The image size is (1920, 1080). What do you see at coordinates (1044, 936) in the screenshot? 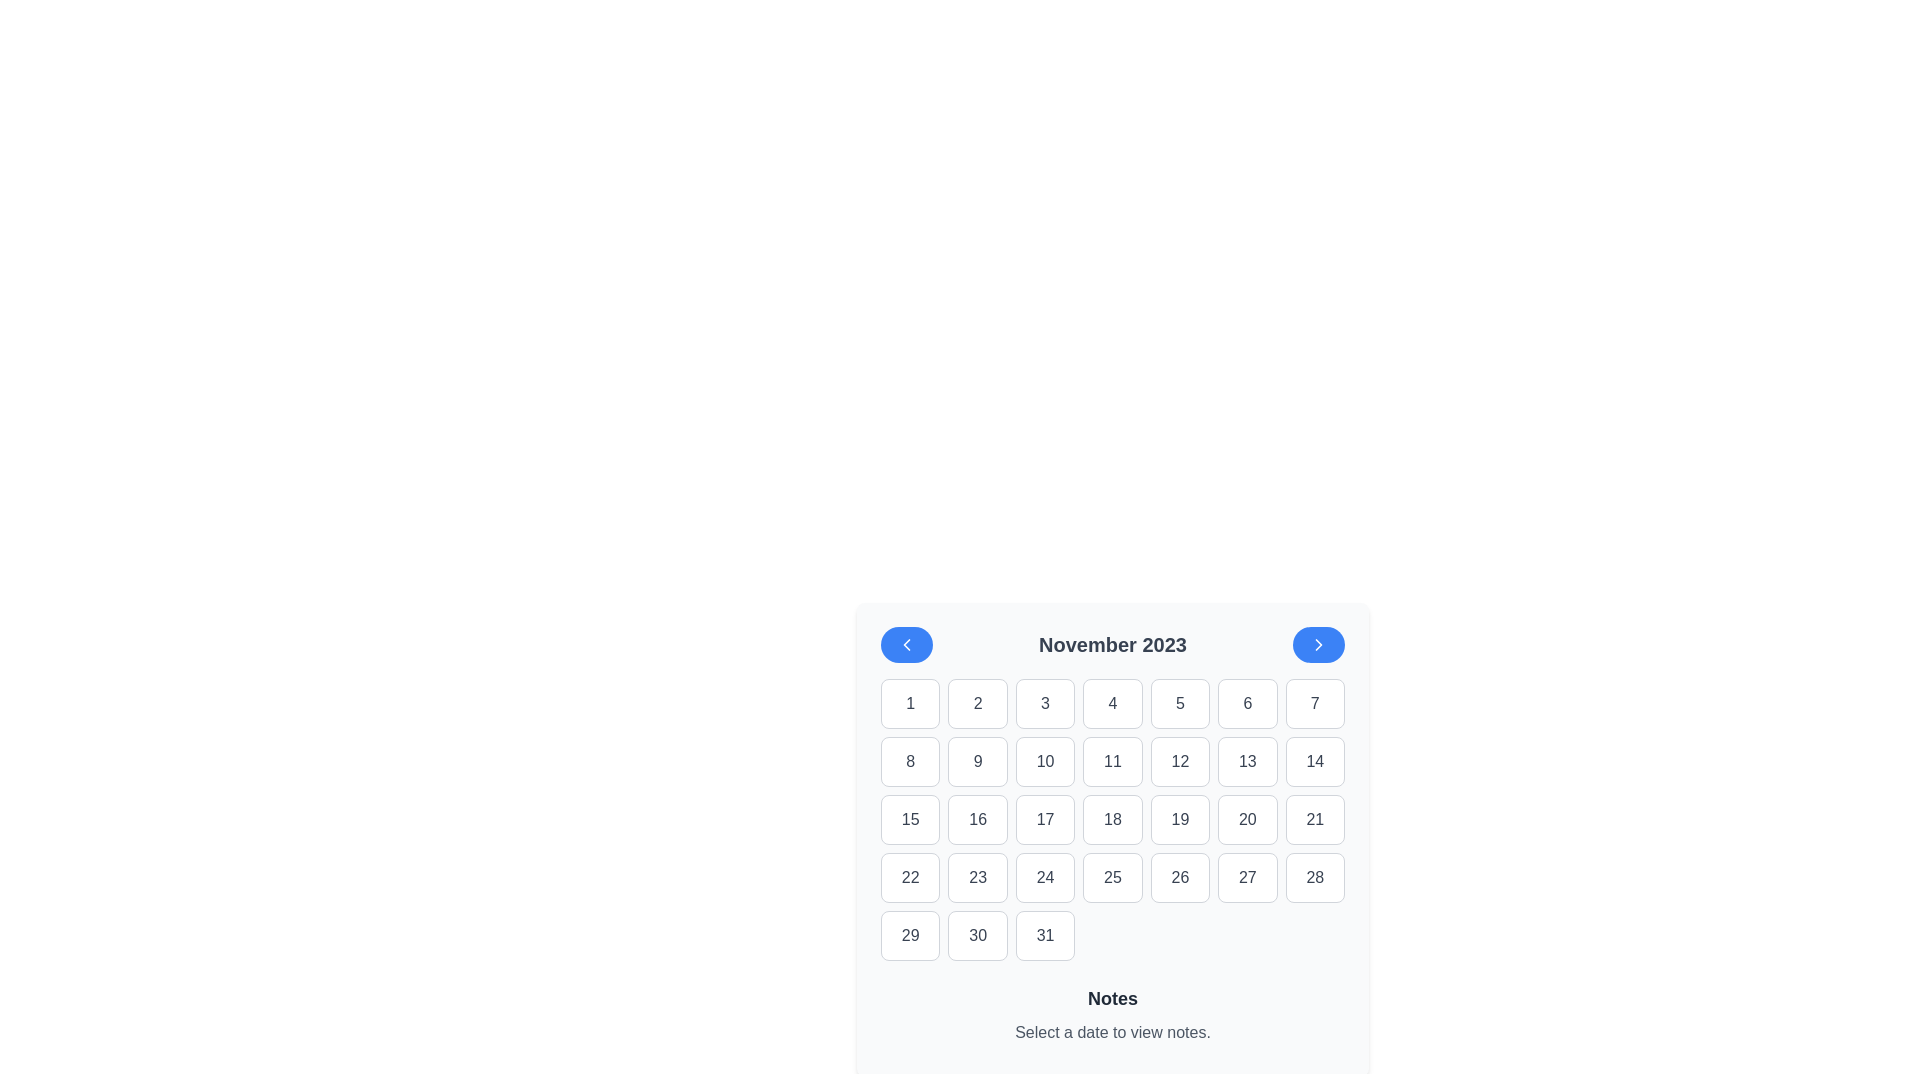
I see `the interactive calendar date selection button labeled '31' located in the bottom-right corner of the calendar` at bounding box center [1044, 936].